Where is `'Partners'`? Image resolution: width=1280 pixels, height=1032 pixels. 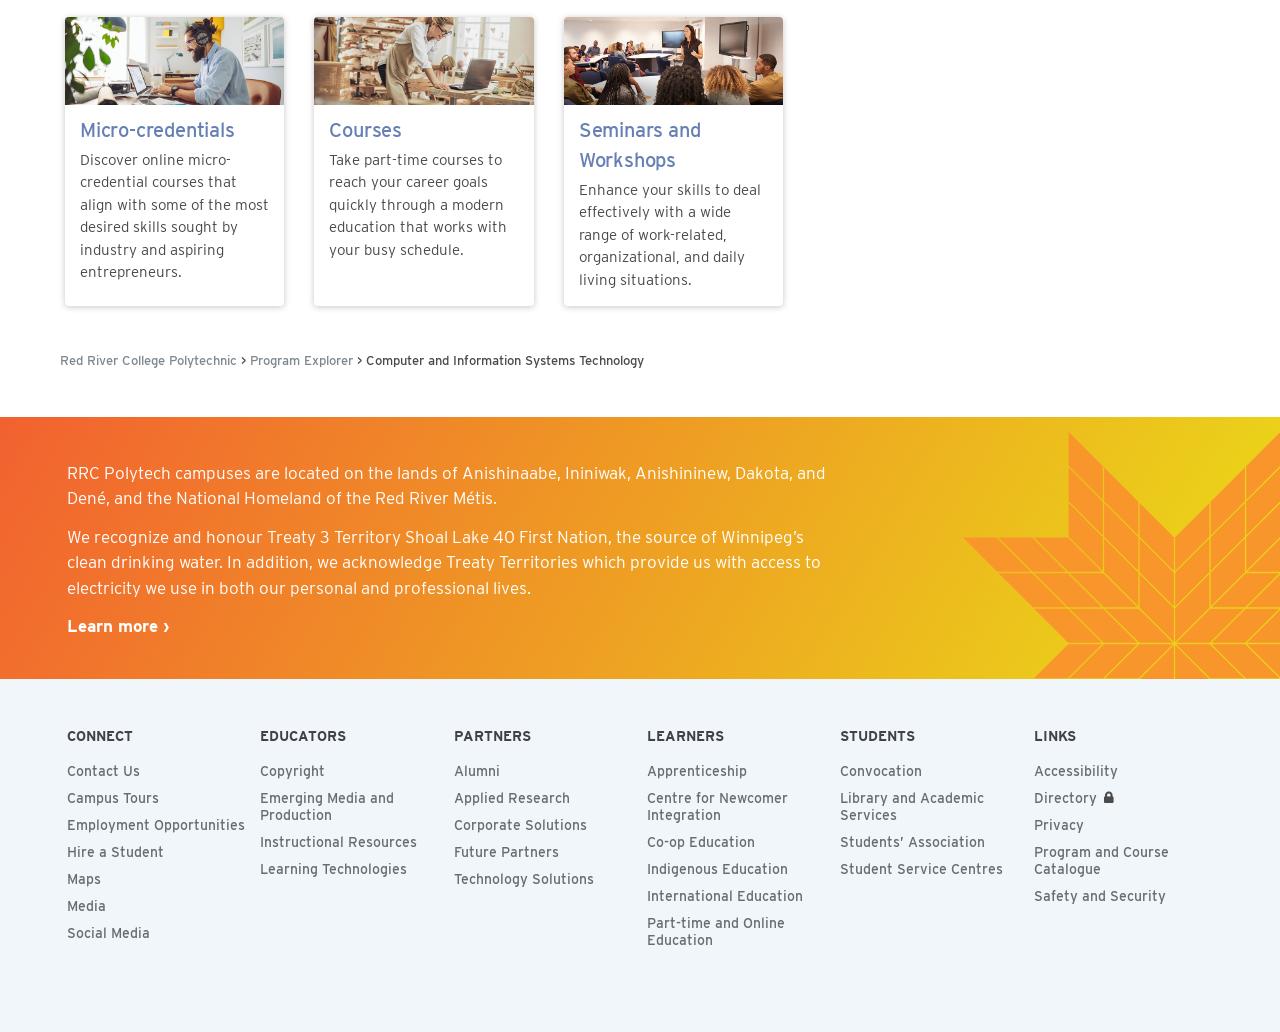
'Partners' is located at coordinates (491, 735).